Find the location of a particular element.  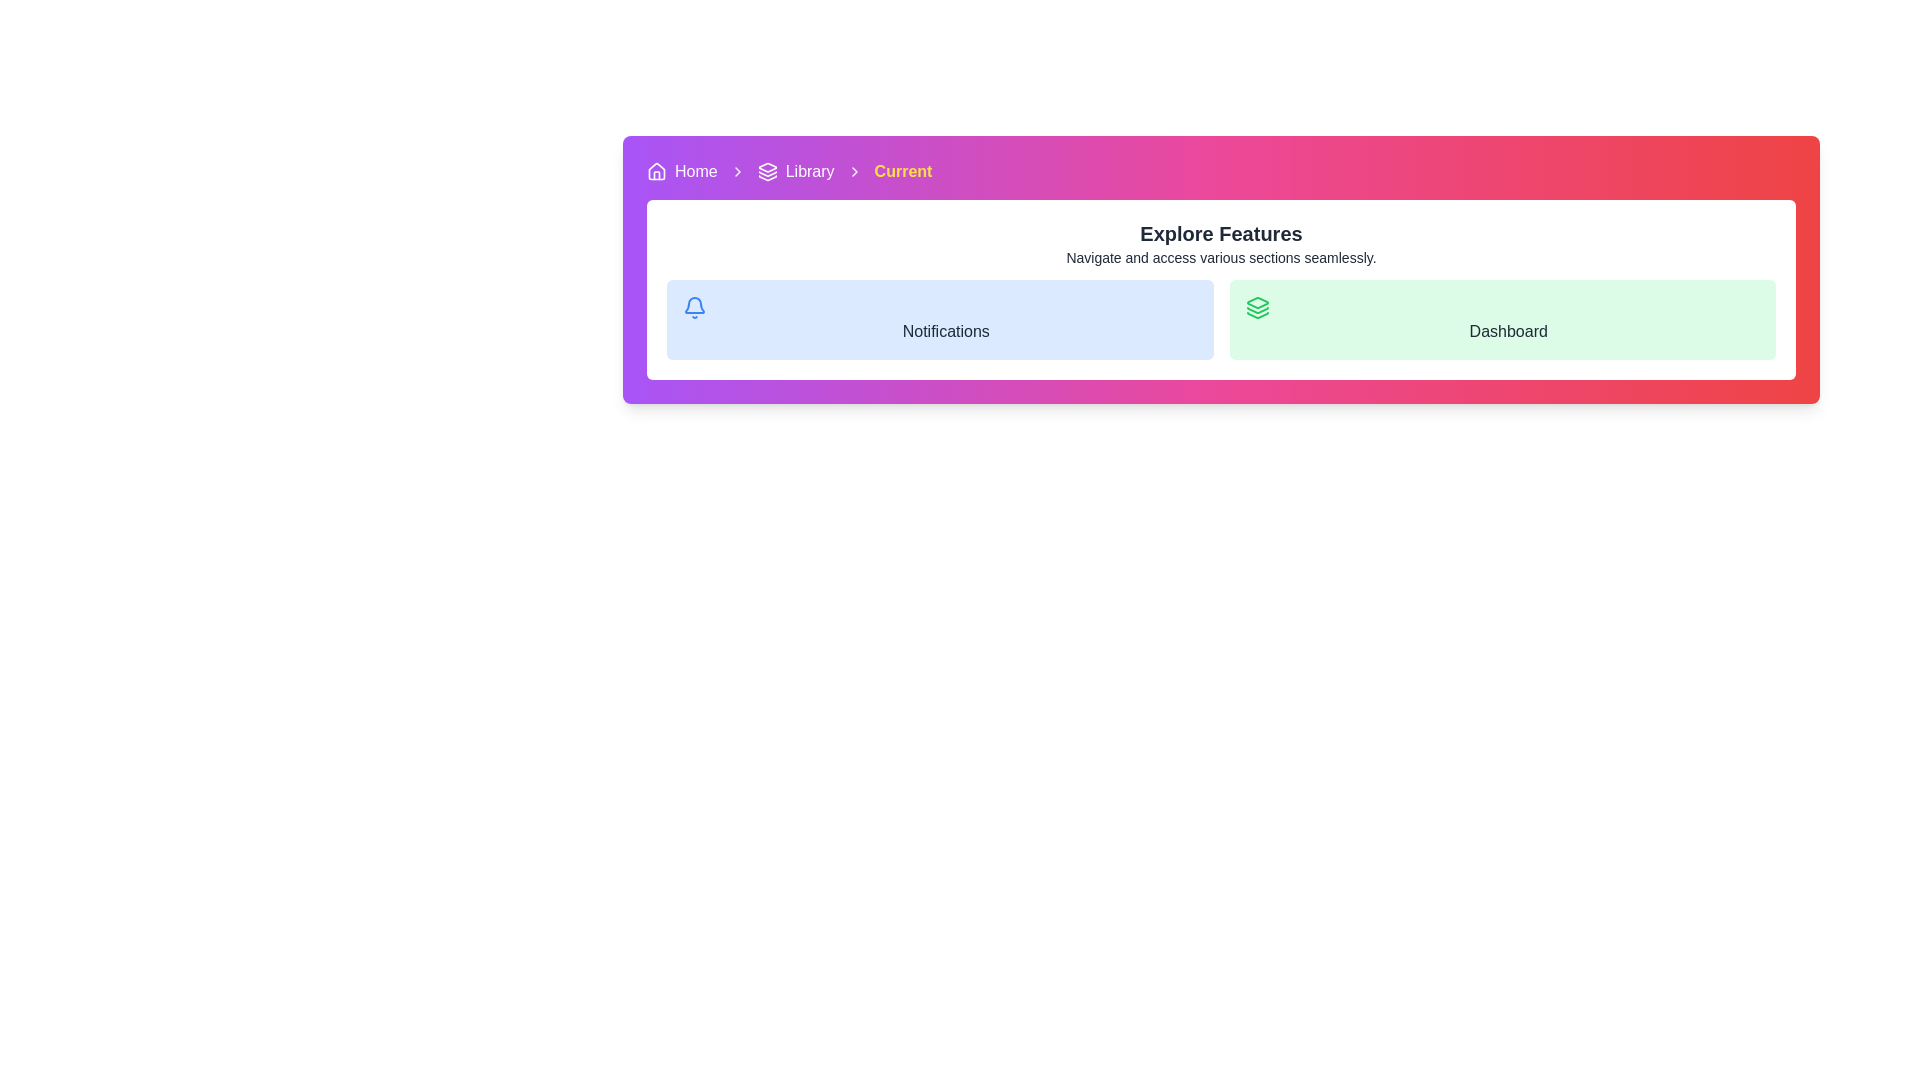

the chevron icon in the breadcrumb navigation bar, which indicates progression from 'Home' to 'Library' is located at coordinates (736, 171).